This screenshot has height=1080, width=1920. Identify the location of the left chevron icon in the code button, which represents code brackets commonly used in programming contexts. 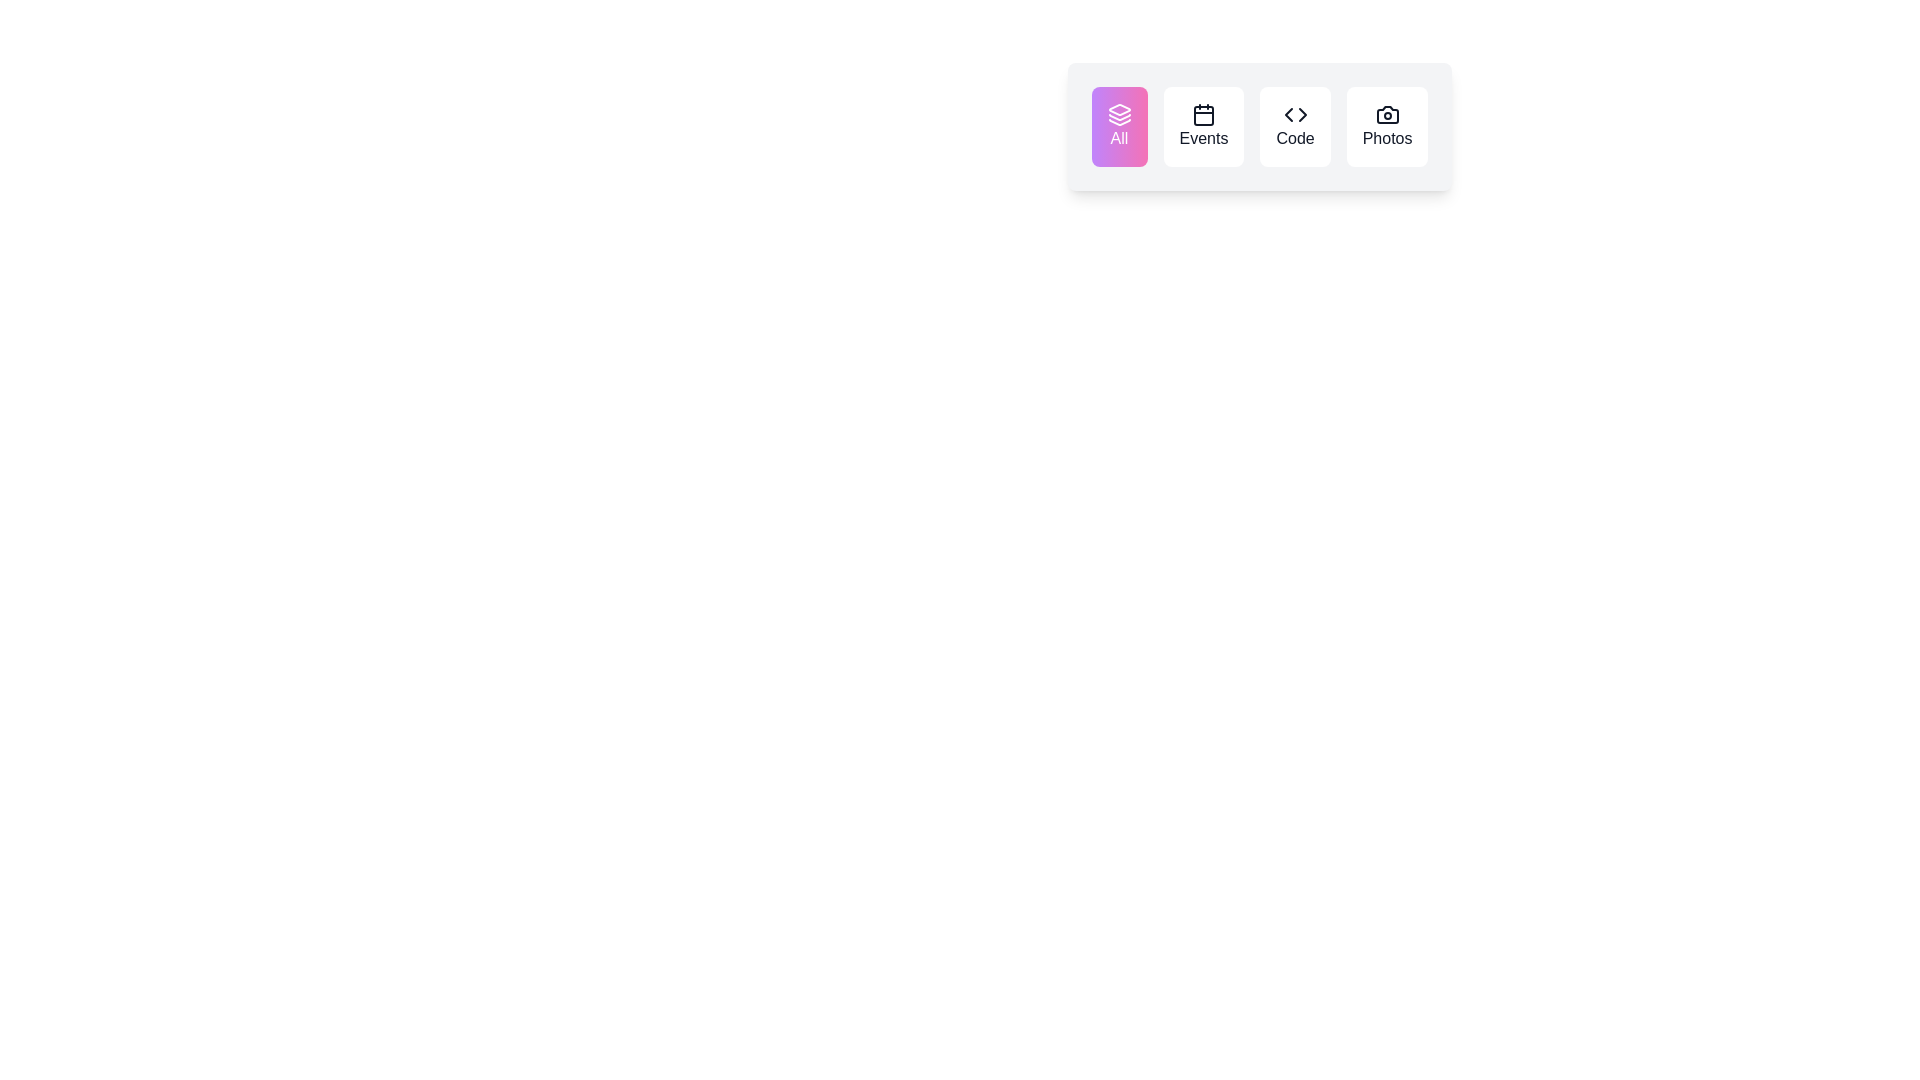
(1288, 115).